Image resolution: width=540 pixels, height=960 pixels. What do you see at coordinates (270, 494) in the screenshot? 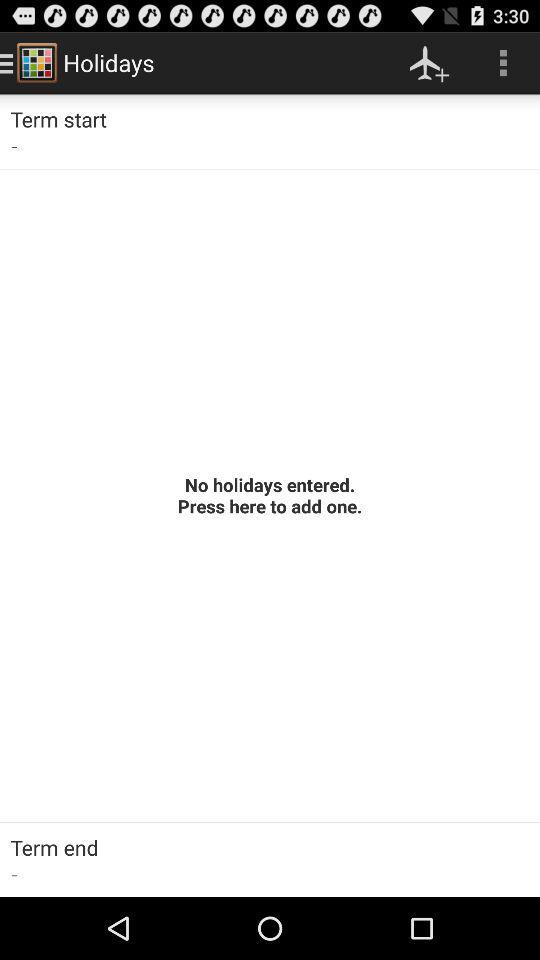
I see `the no holidays entered item` at bounding box center [270, 494].